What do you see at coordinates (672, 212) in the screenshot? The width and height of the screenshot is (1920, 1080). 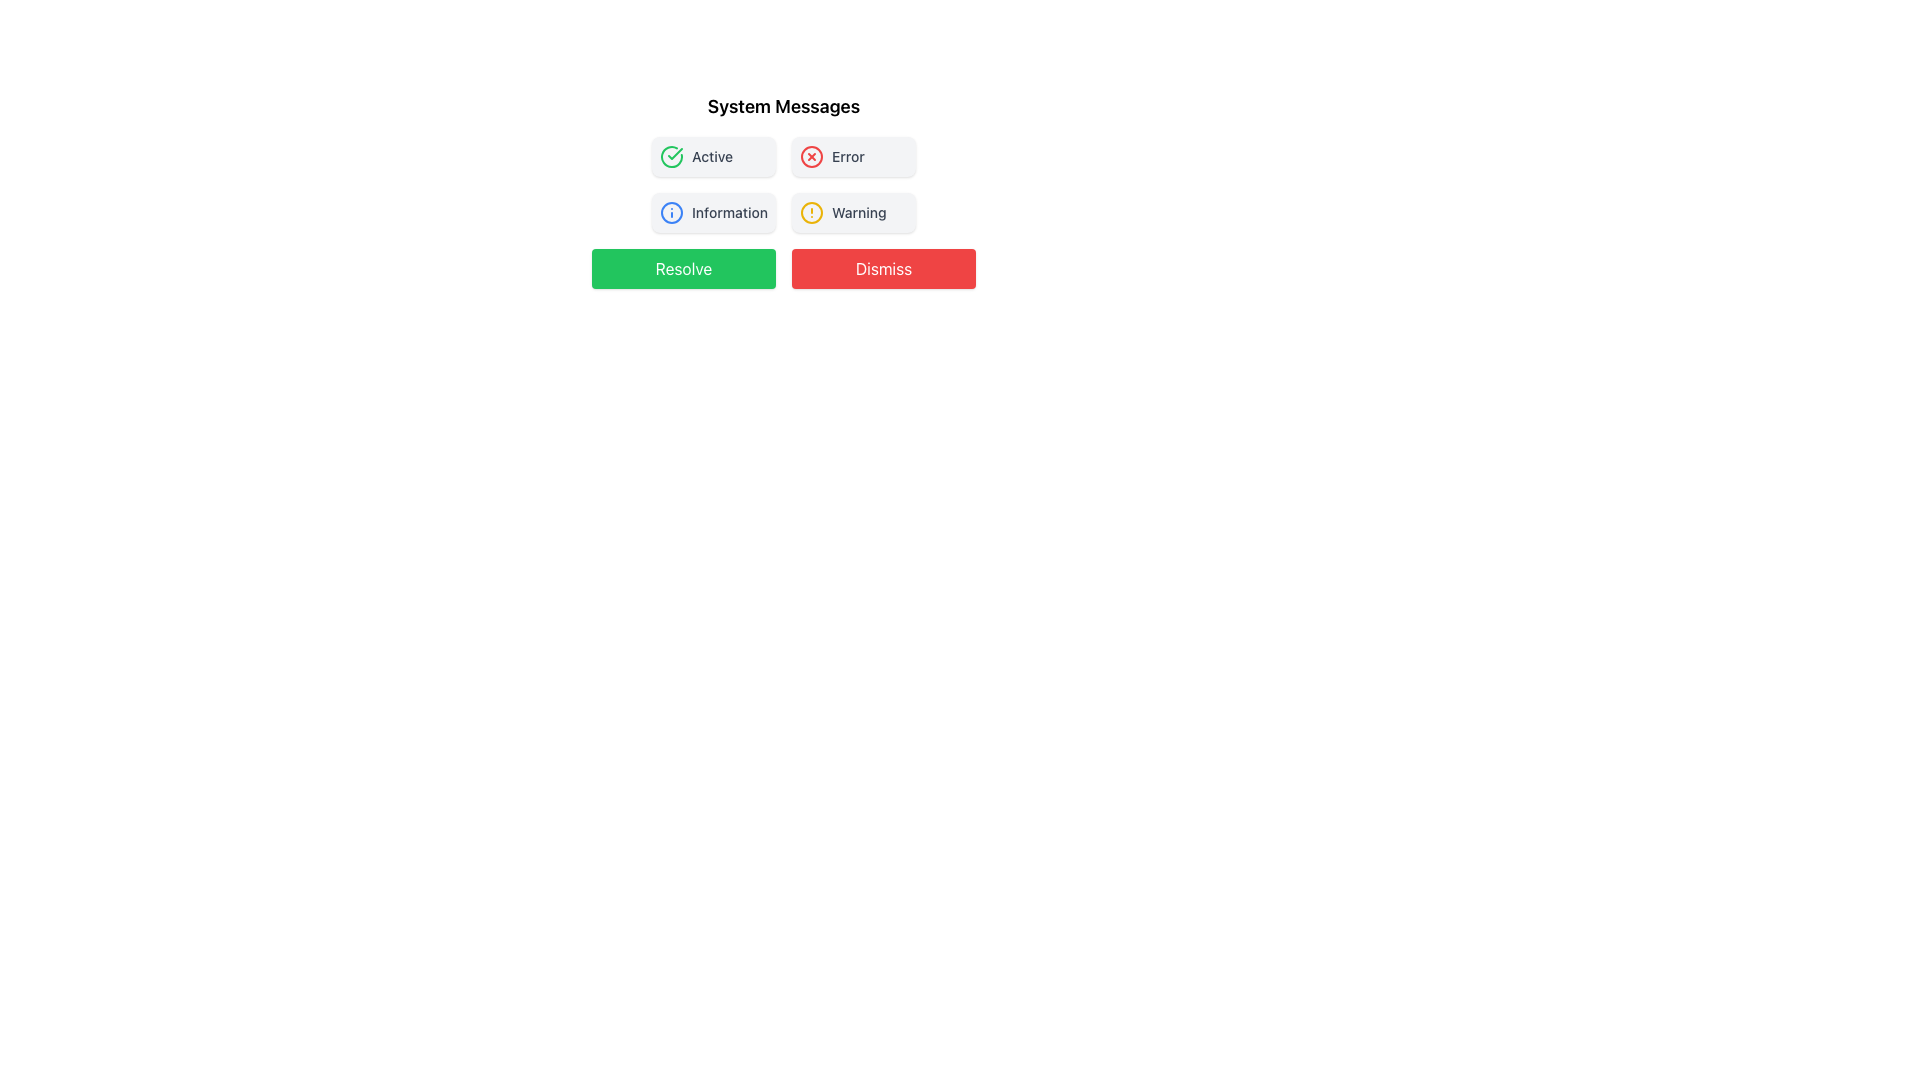 I see `the informational status icon located to the left of the 'Information' text within the 'Information' box in the 'System Messages' section` at bounding box center [672, 212].